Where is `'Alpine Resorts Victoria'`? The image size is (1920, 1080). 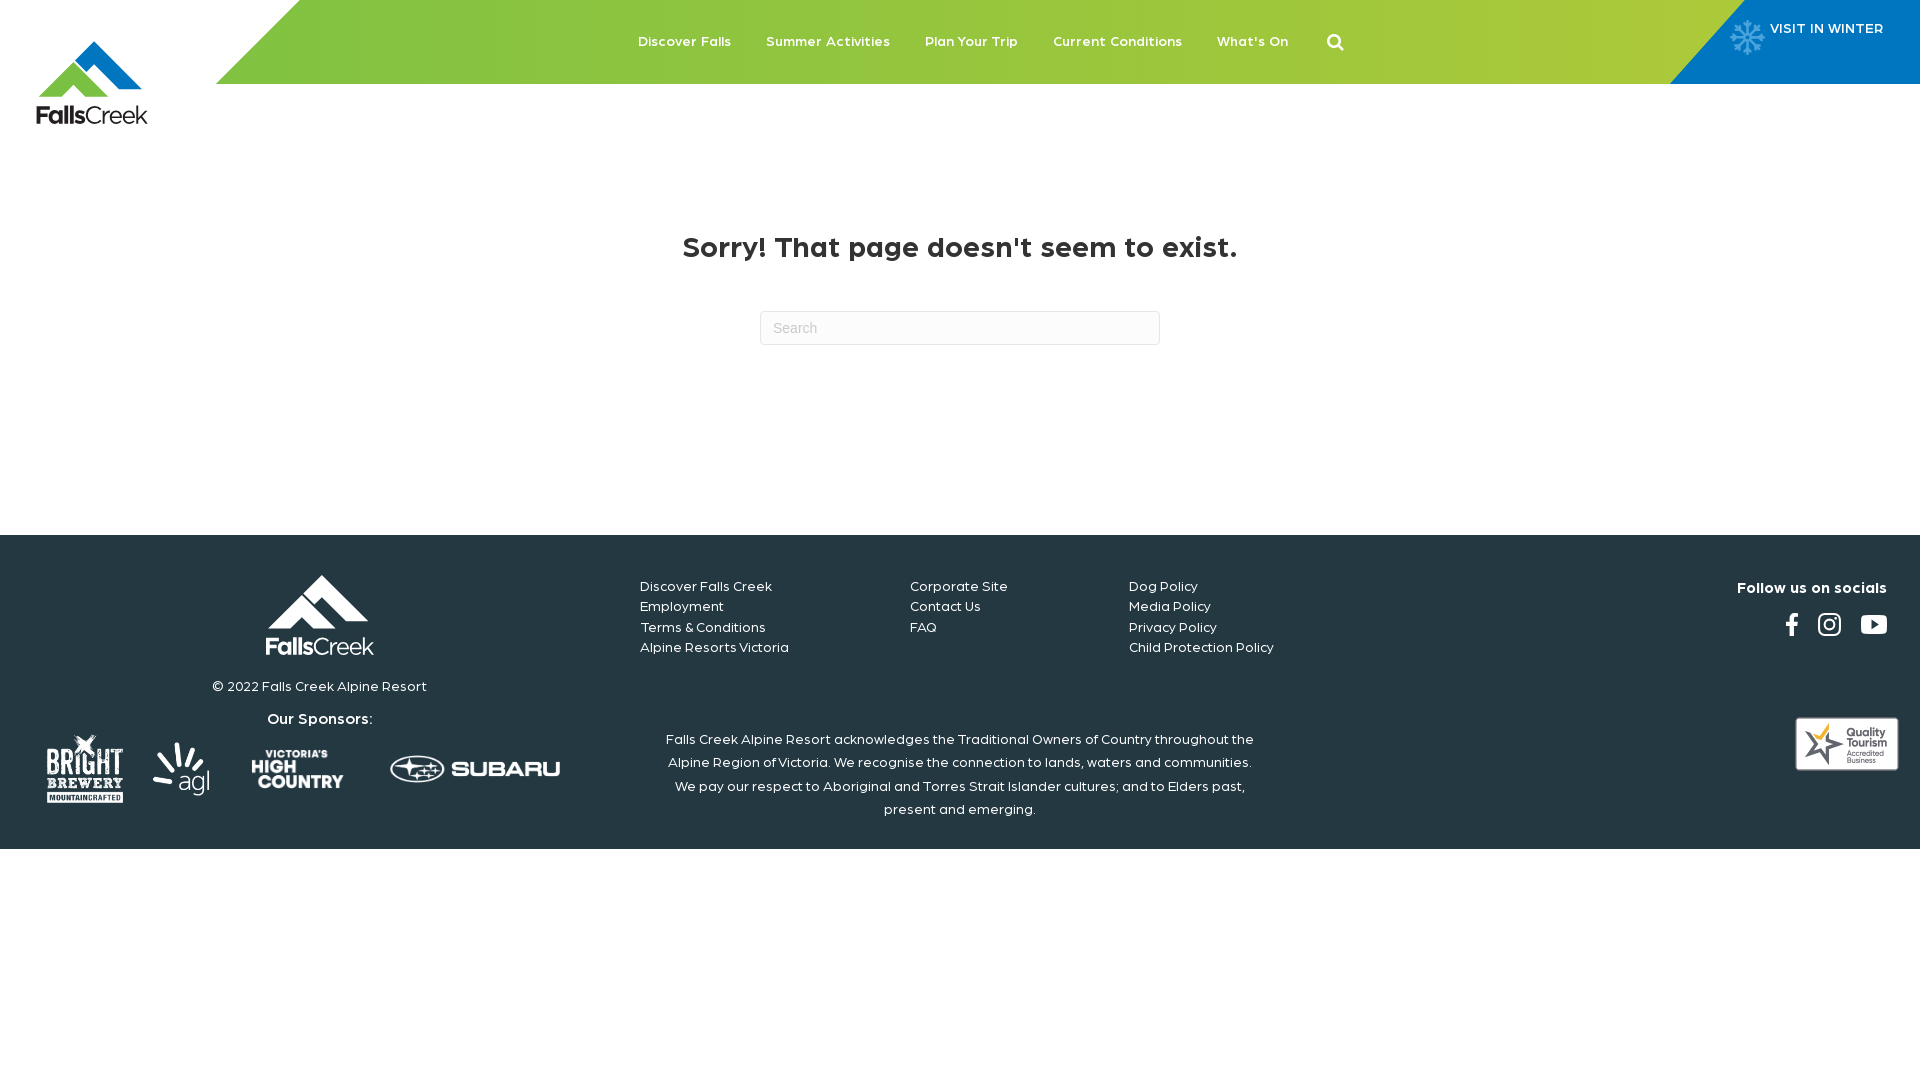
'Alpine Resorts Victoria' is located at coordinates (714, 645).